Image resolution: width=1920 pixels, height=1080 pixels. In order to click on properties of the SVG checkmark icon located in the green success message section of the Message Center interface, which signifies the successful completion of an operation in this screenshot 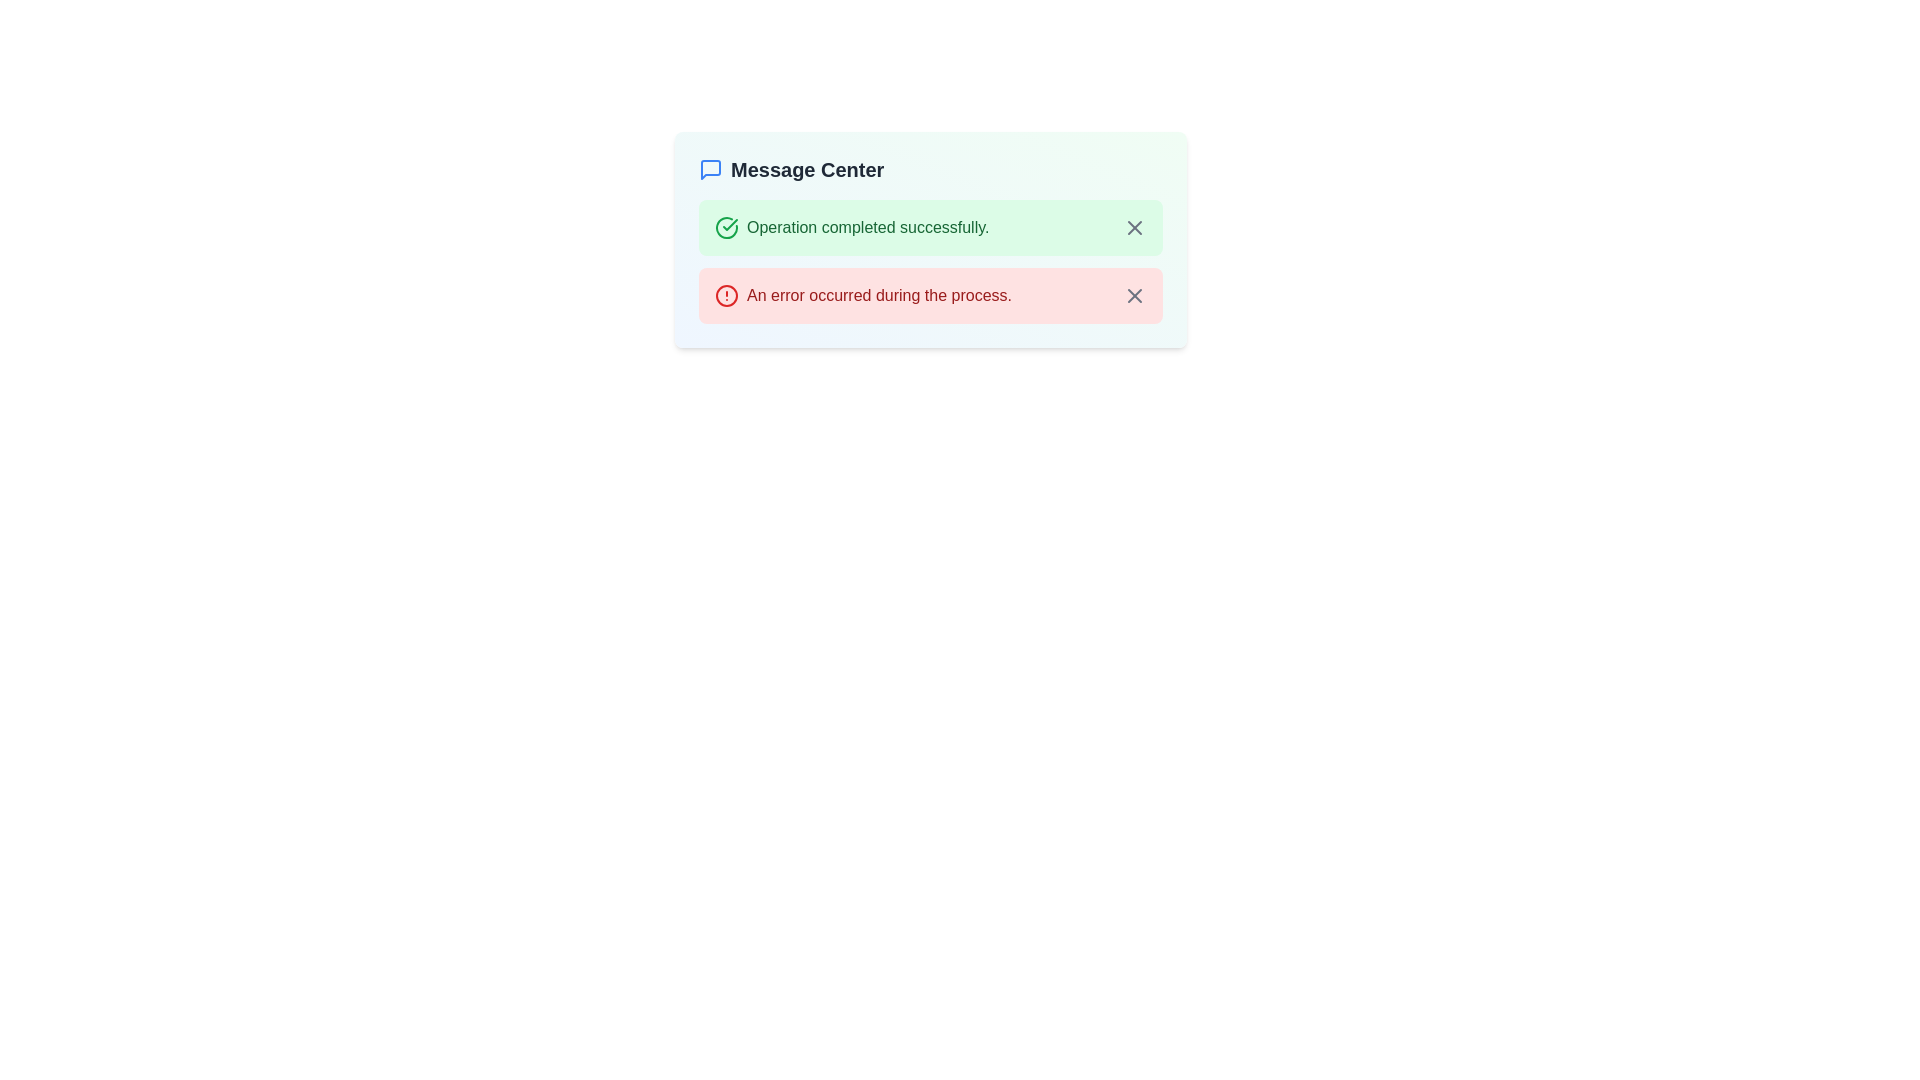, I will do `click(729, 224)`.